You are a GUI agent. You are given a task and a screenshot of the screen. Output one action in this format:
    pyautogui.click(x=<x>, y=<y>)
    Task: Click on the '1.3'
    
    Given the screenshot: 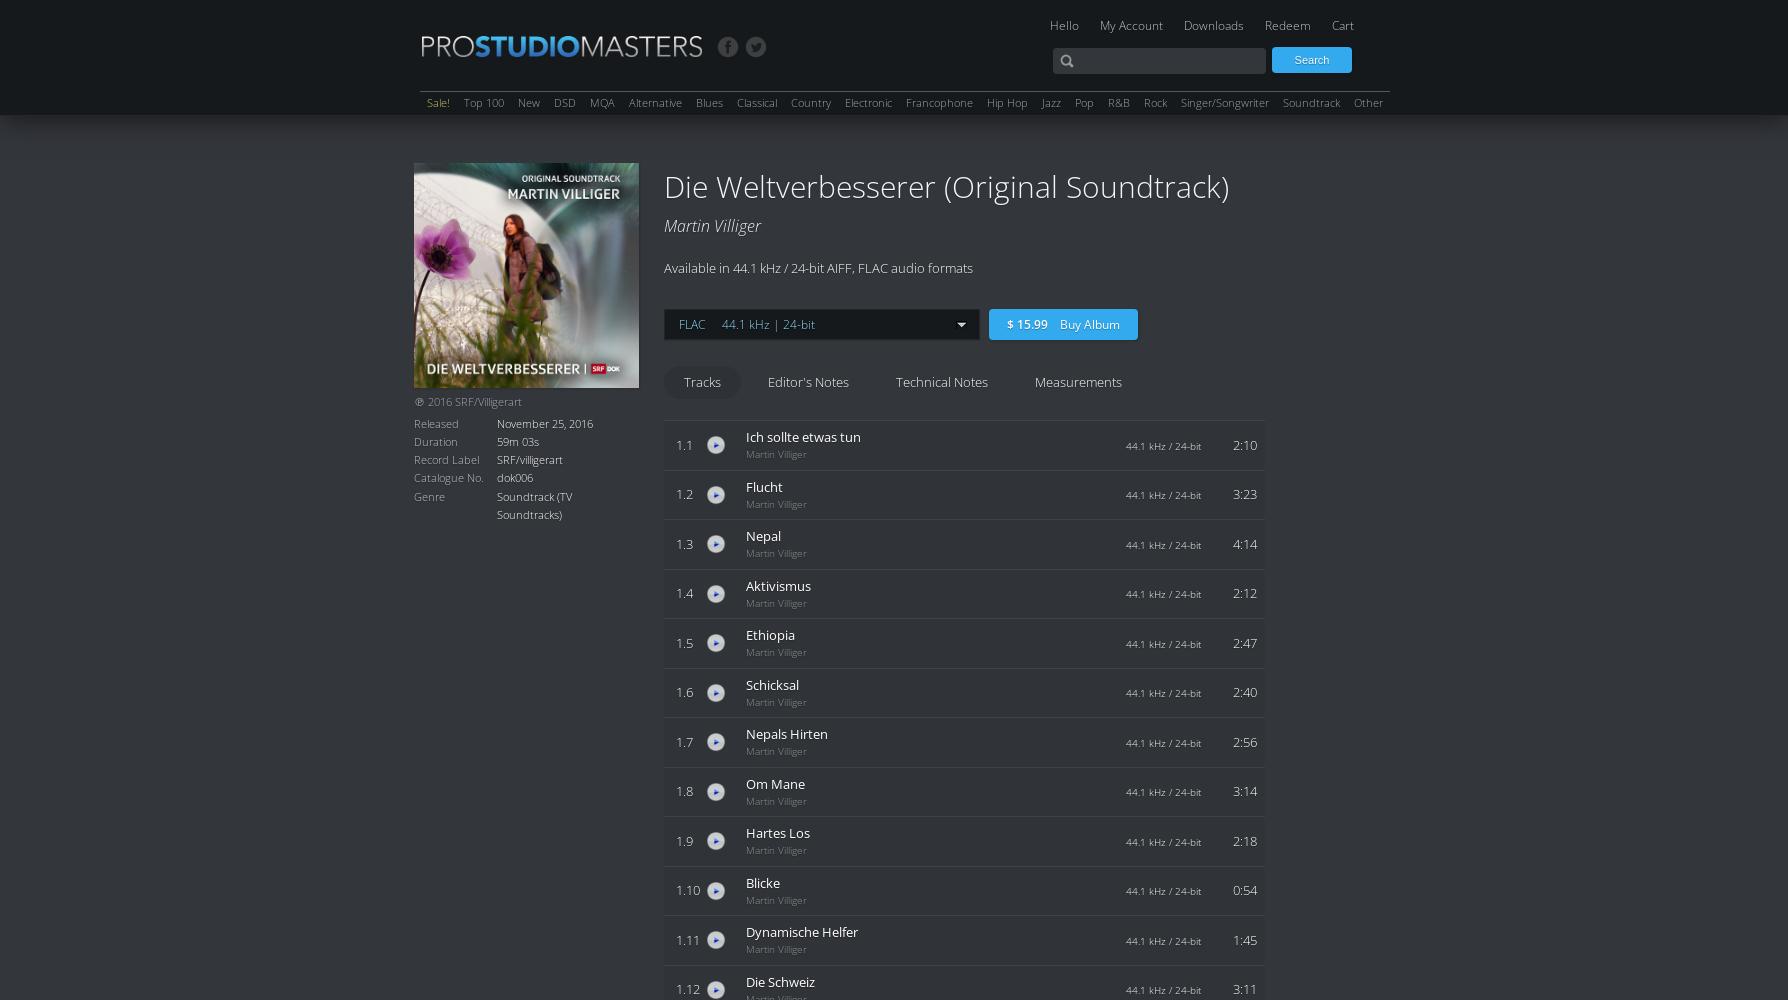 What is the action you would take?
    pyautogui.click(x=683, y=543)
    